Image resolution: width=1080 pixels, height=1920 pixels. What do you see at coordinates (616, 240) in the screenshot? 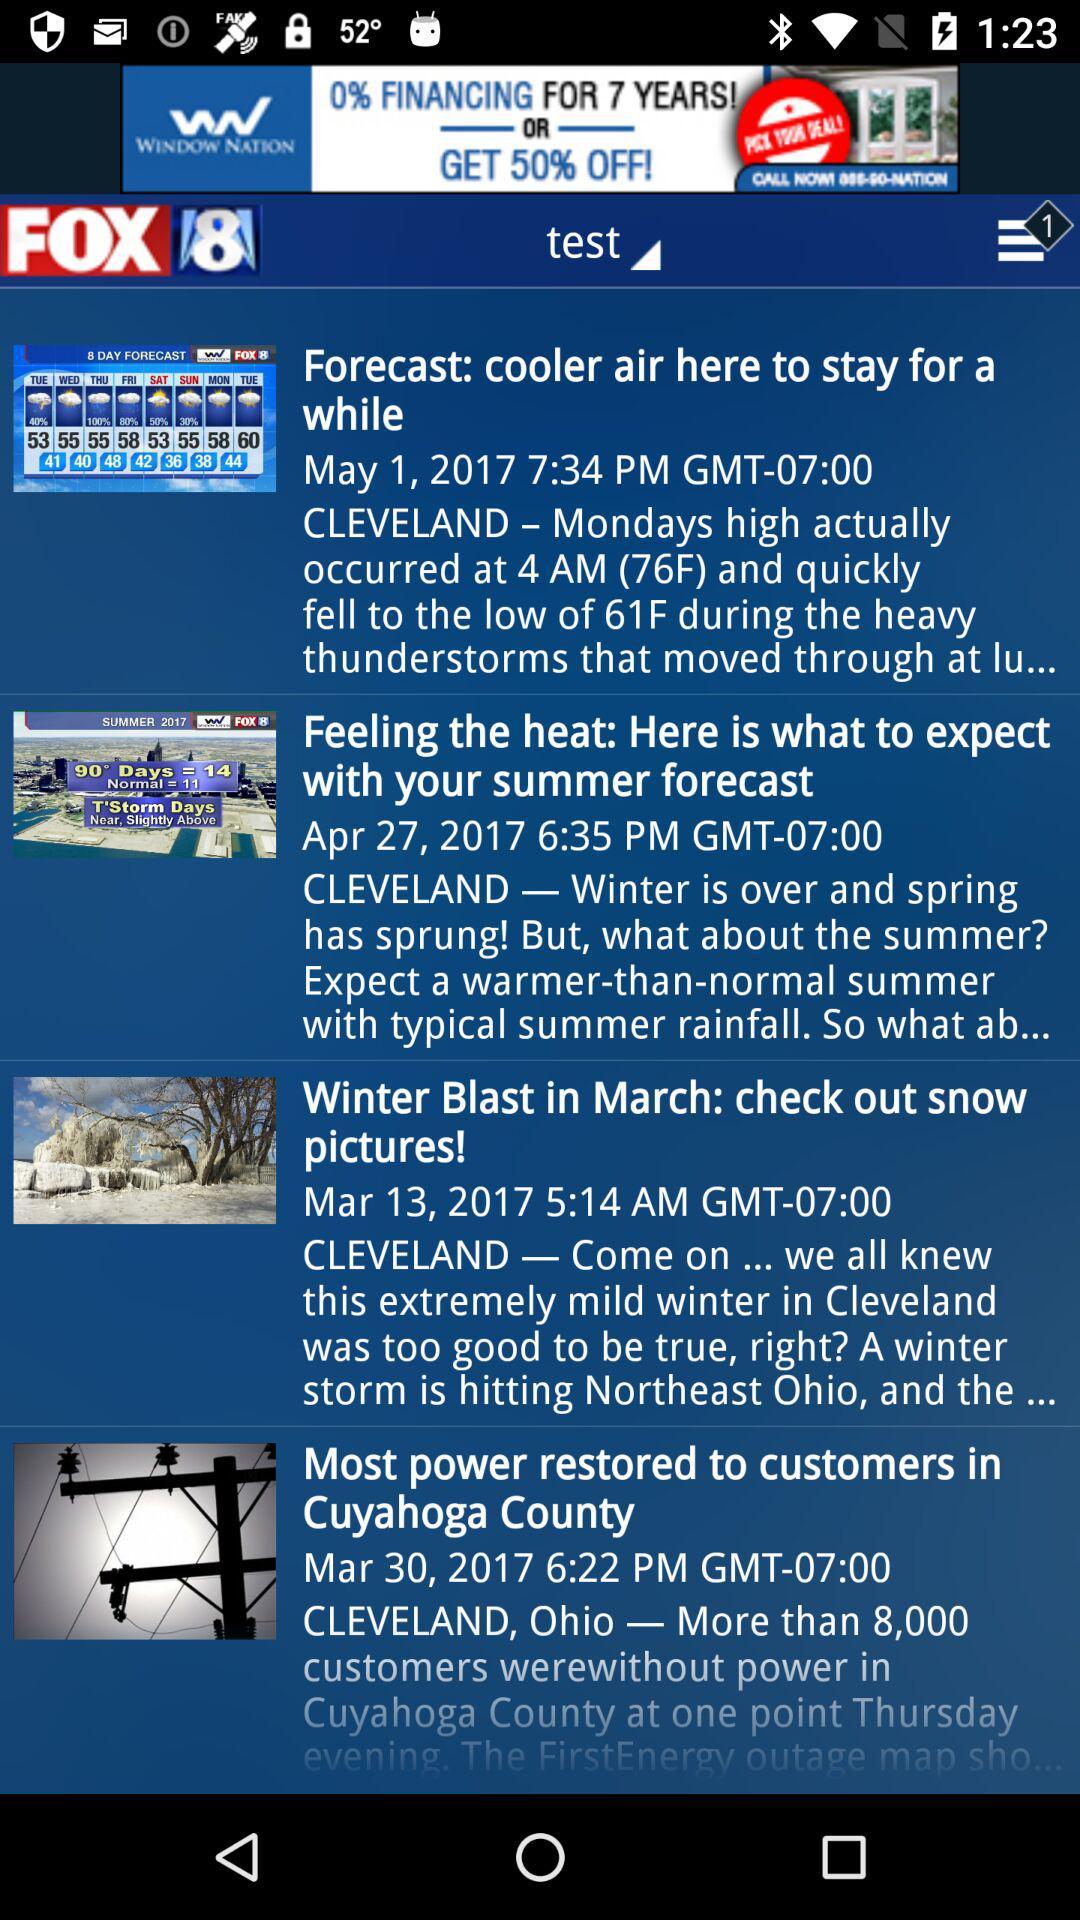
I see `test` at bounding box center [616, 240].